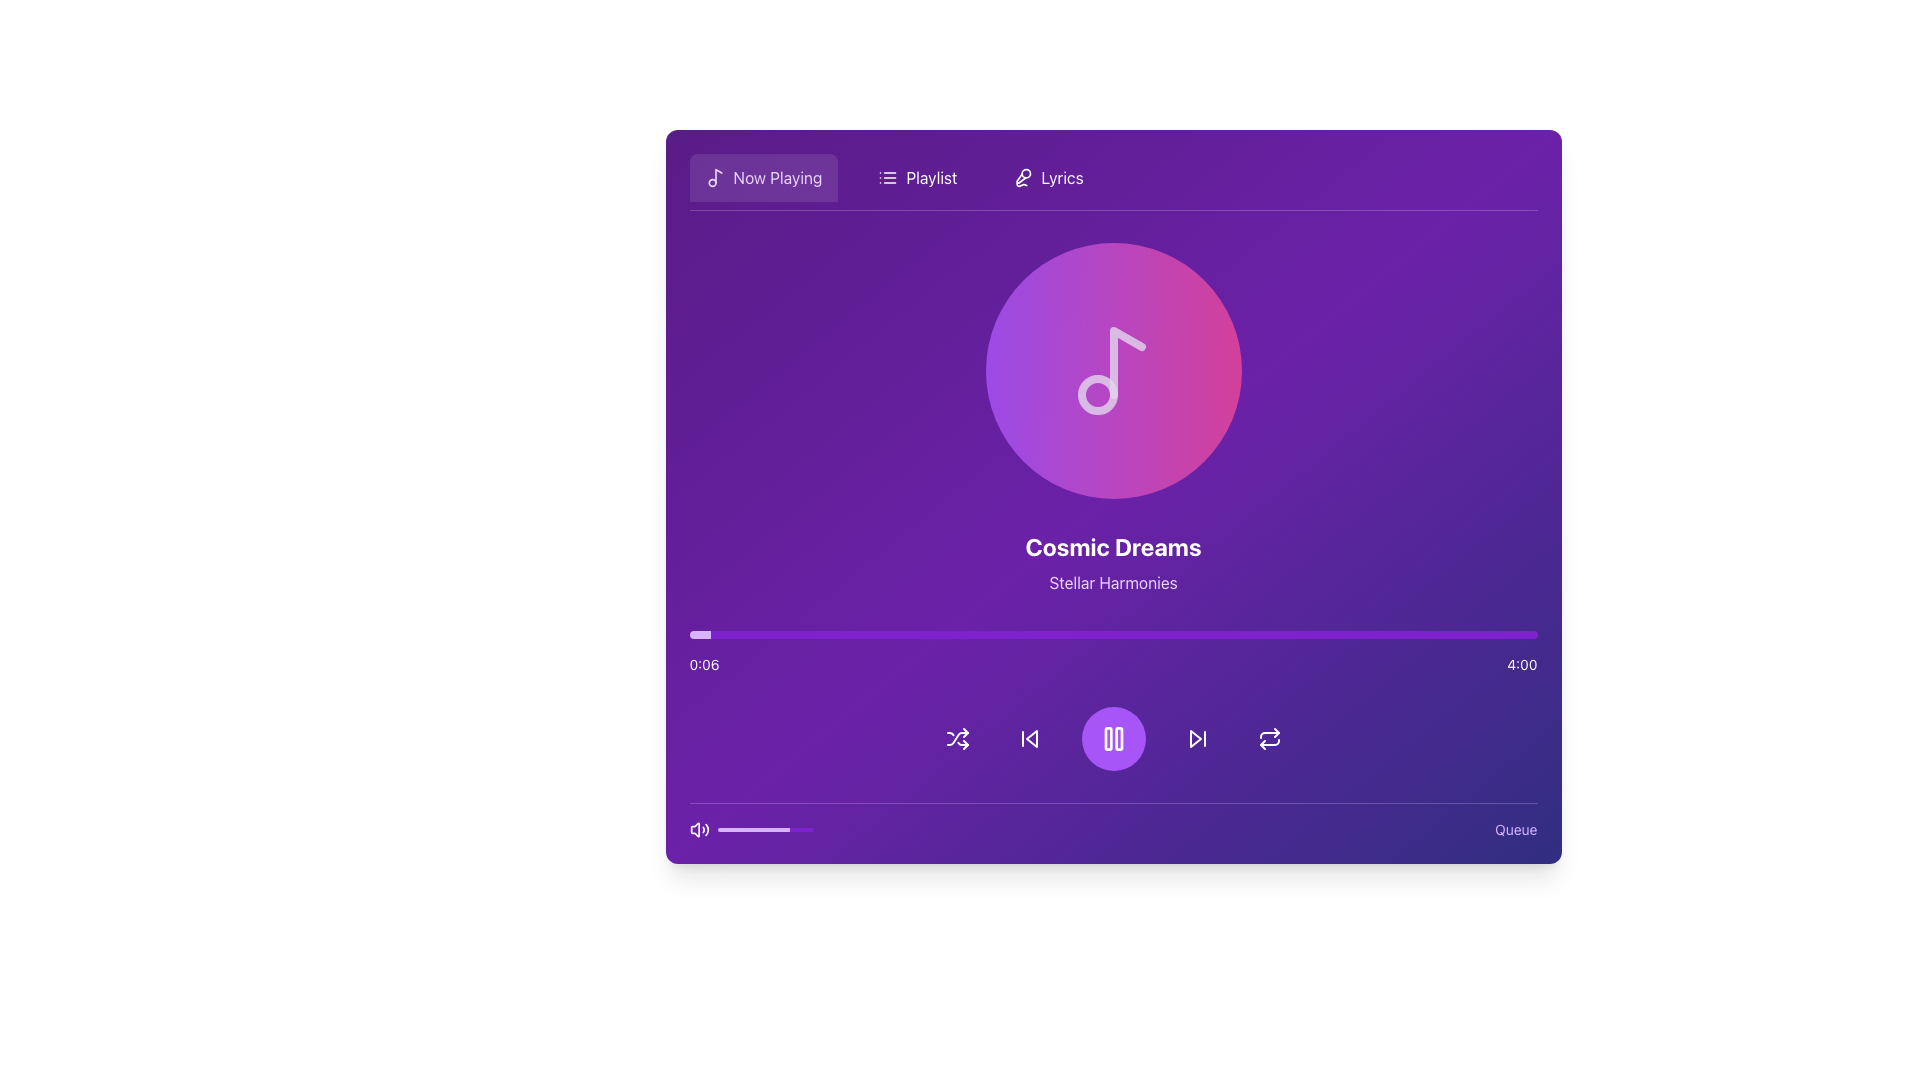 This screenshot has width=1920, height=1080. What do you see at coordinates (975, 635) in the screenshot?
I see `the playback position` at bounding box center [975, 635].